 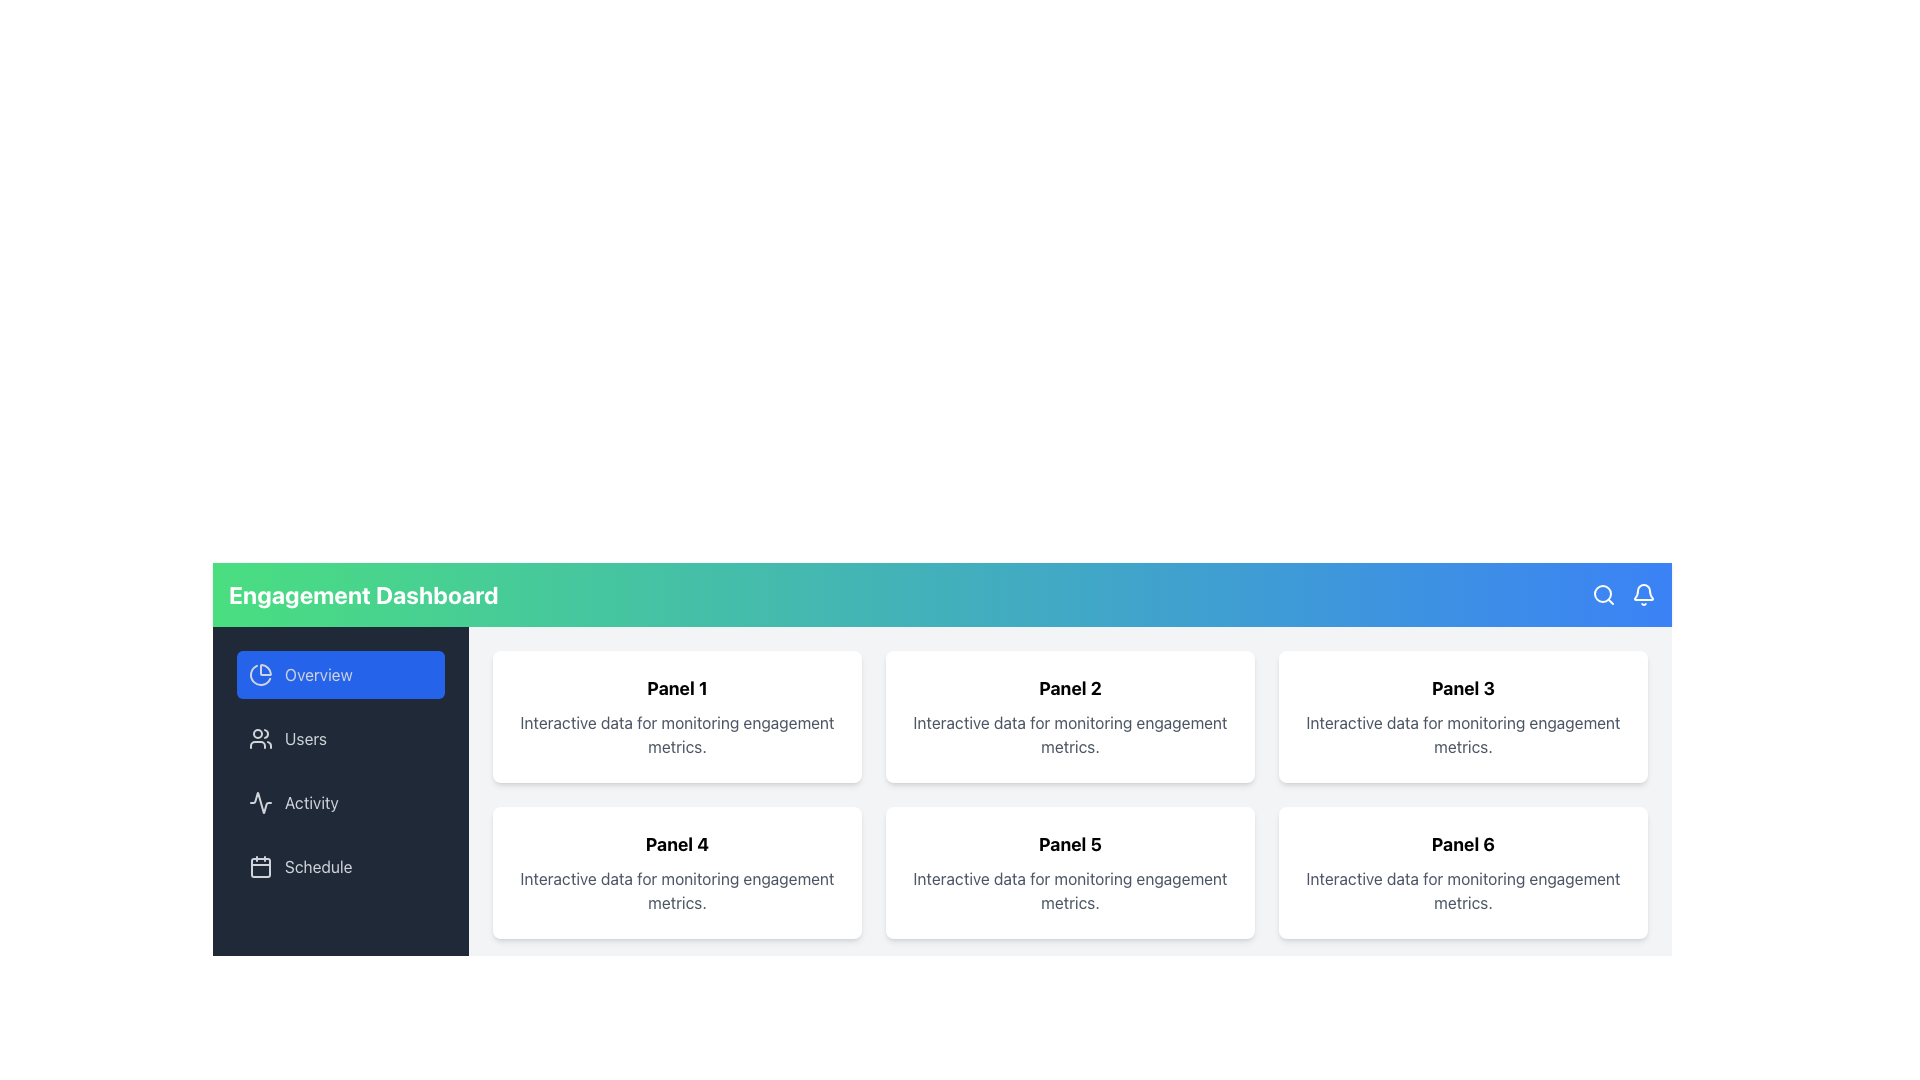 What do you see at coordinates (259, 866) in the screenshot?
I see `the SVG rectangle representing the body of the calendar icon` at bounding box center [259, 866].